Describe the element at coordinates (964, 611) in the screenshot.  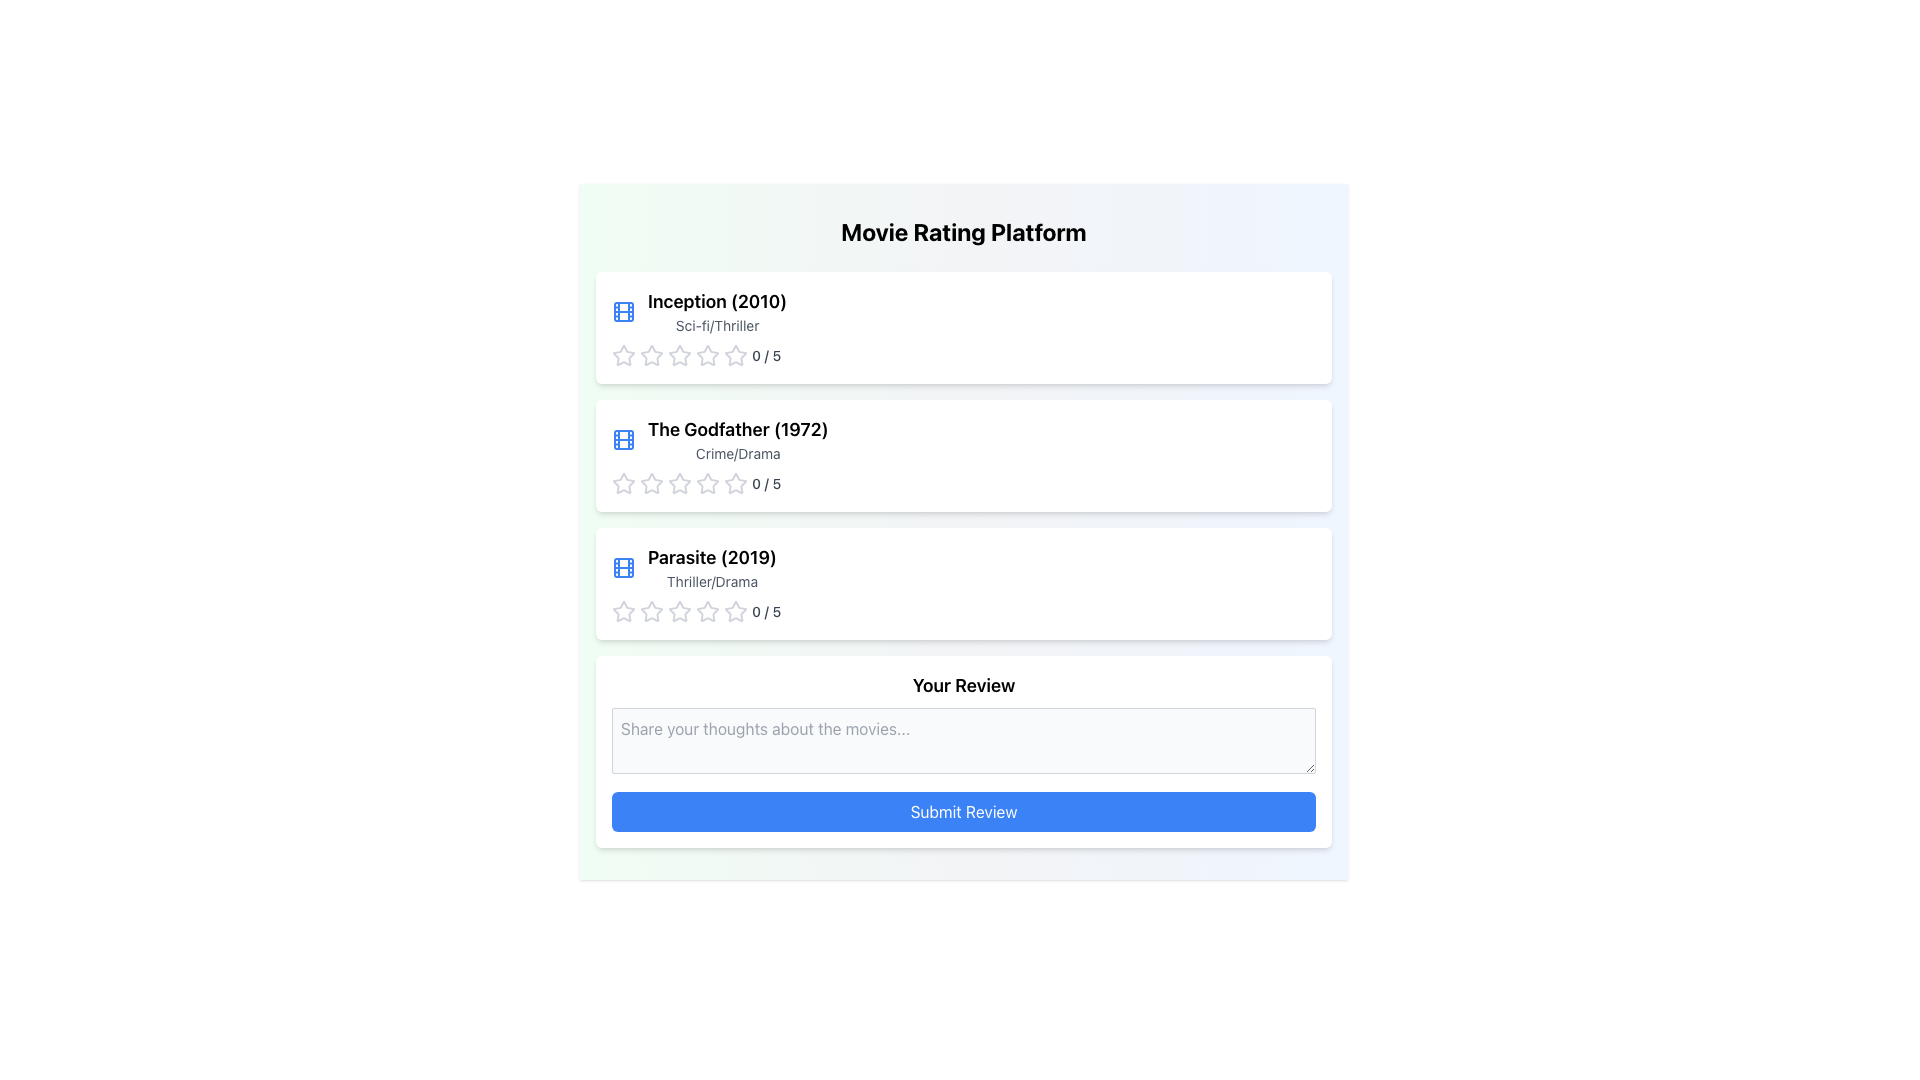
I see `the rating display and selector, which consists of five hollow stars and shows '0 / 5' under the movie title 'Parasite (2019)'` at that location.